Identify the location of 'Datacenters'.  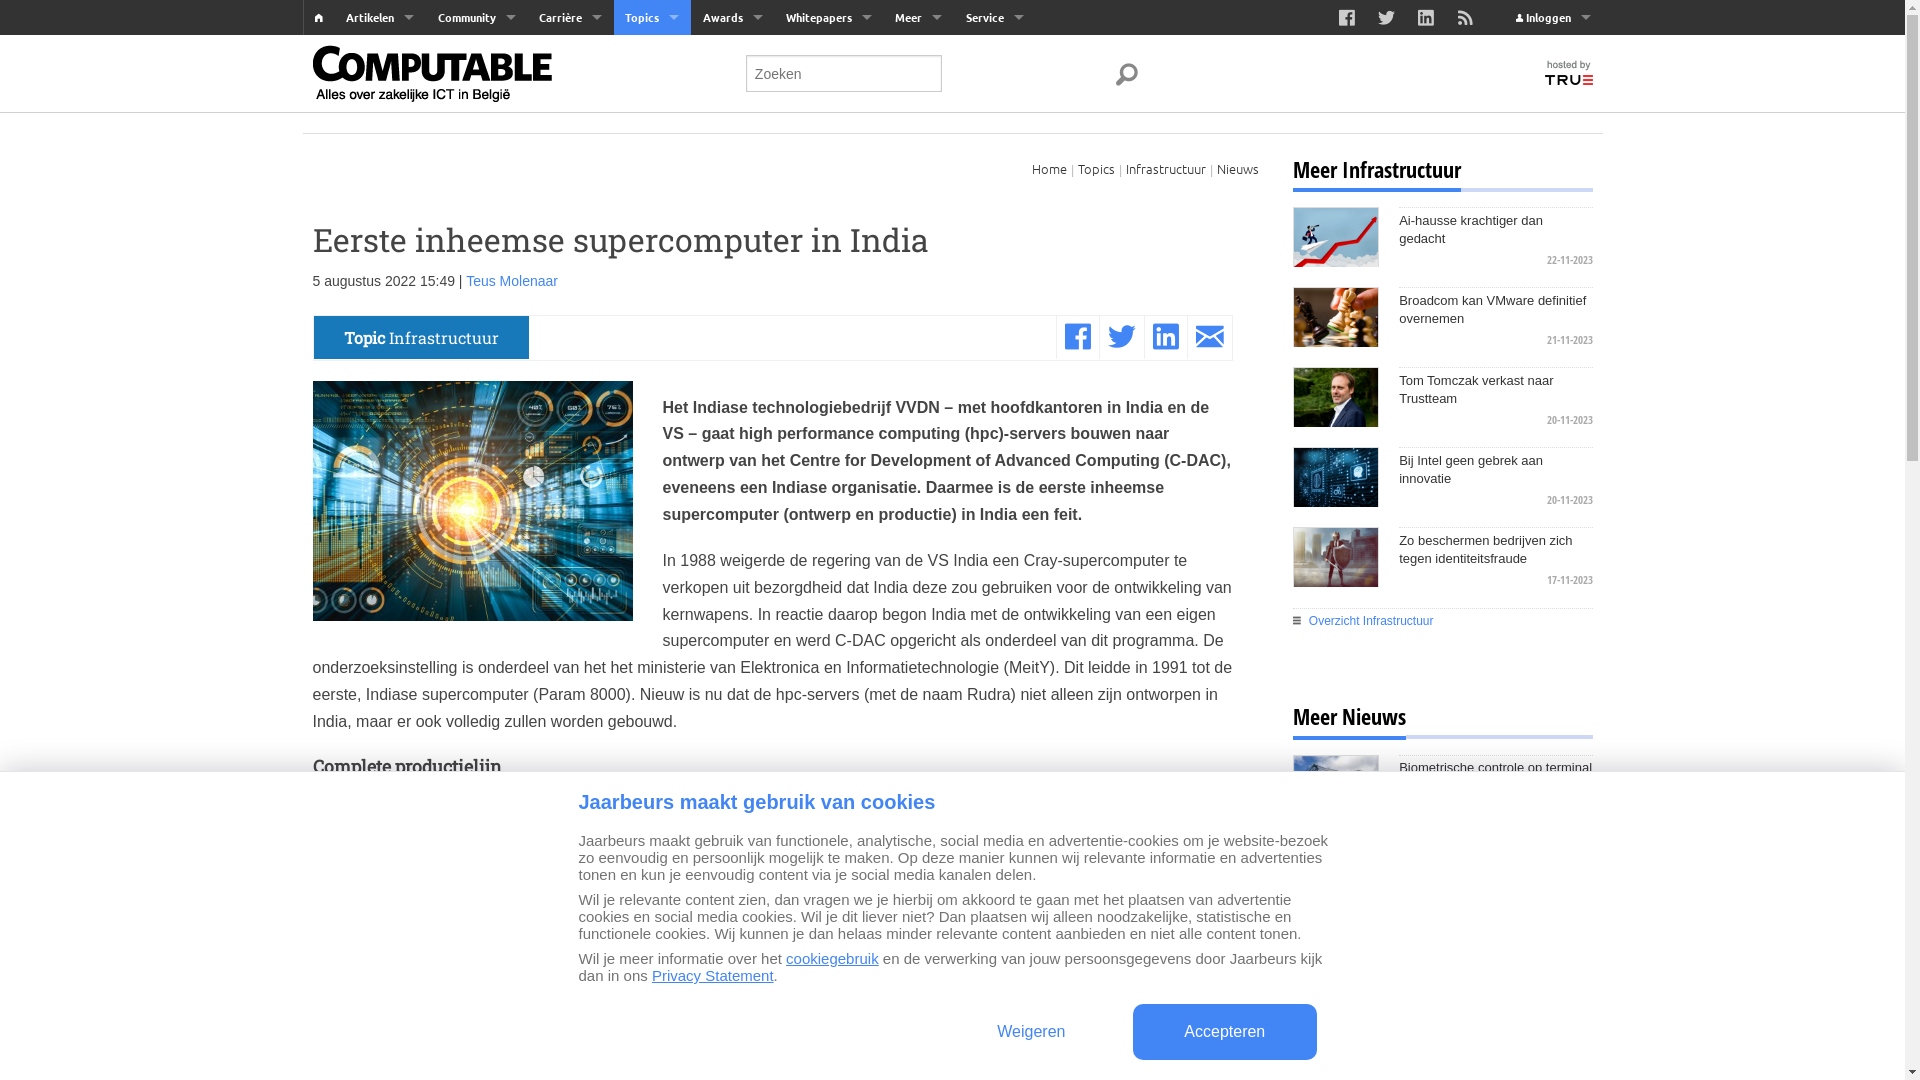
(652, 196).